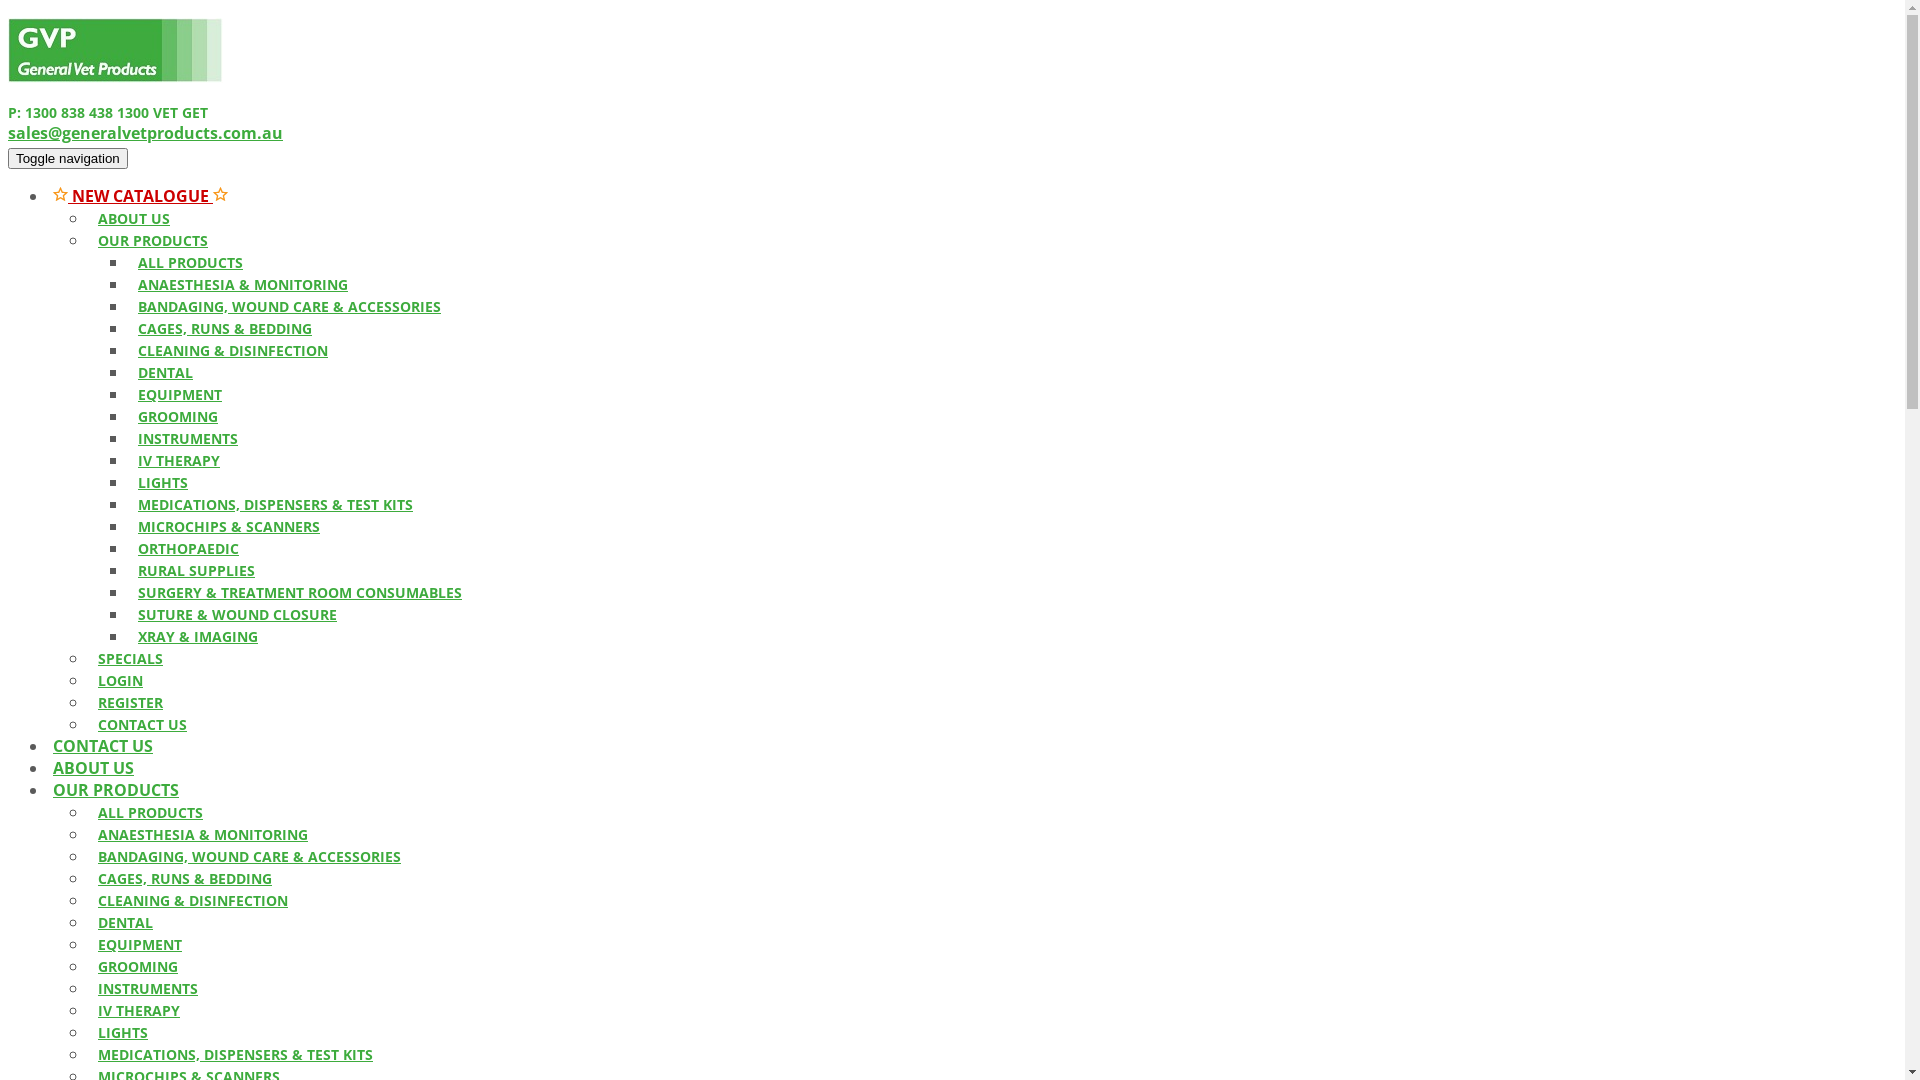 This screenshot has width=1920, height=1080. Describe the element at coordinates (197, 636) in the screenshot. I see `'XRAY & IMAGING'` at that location.